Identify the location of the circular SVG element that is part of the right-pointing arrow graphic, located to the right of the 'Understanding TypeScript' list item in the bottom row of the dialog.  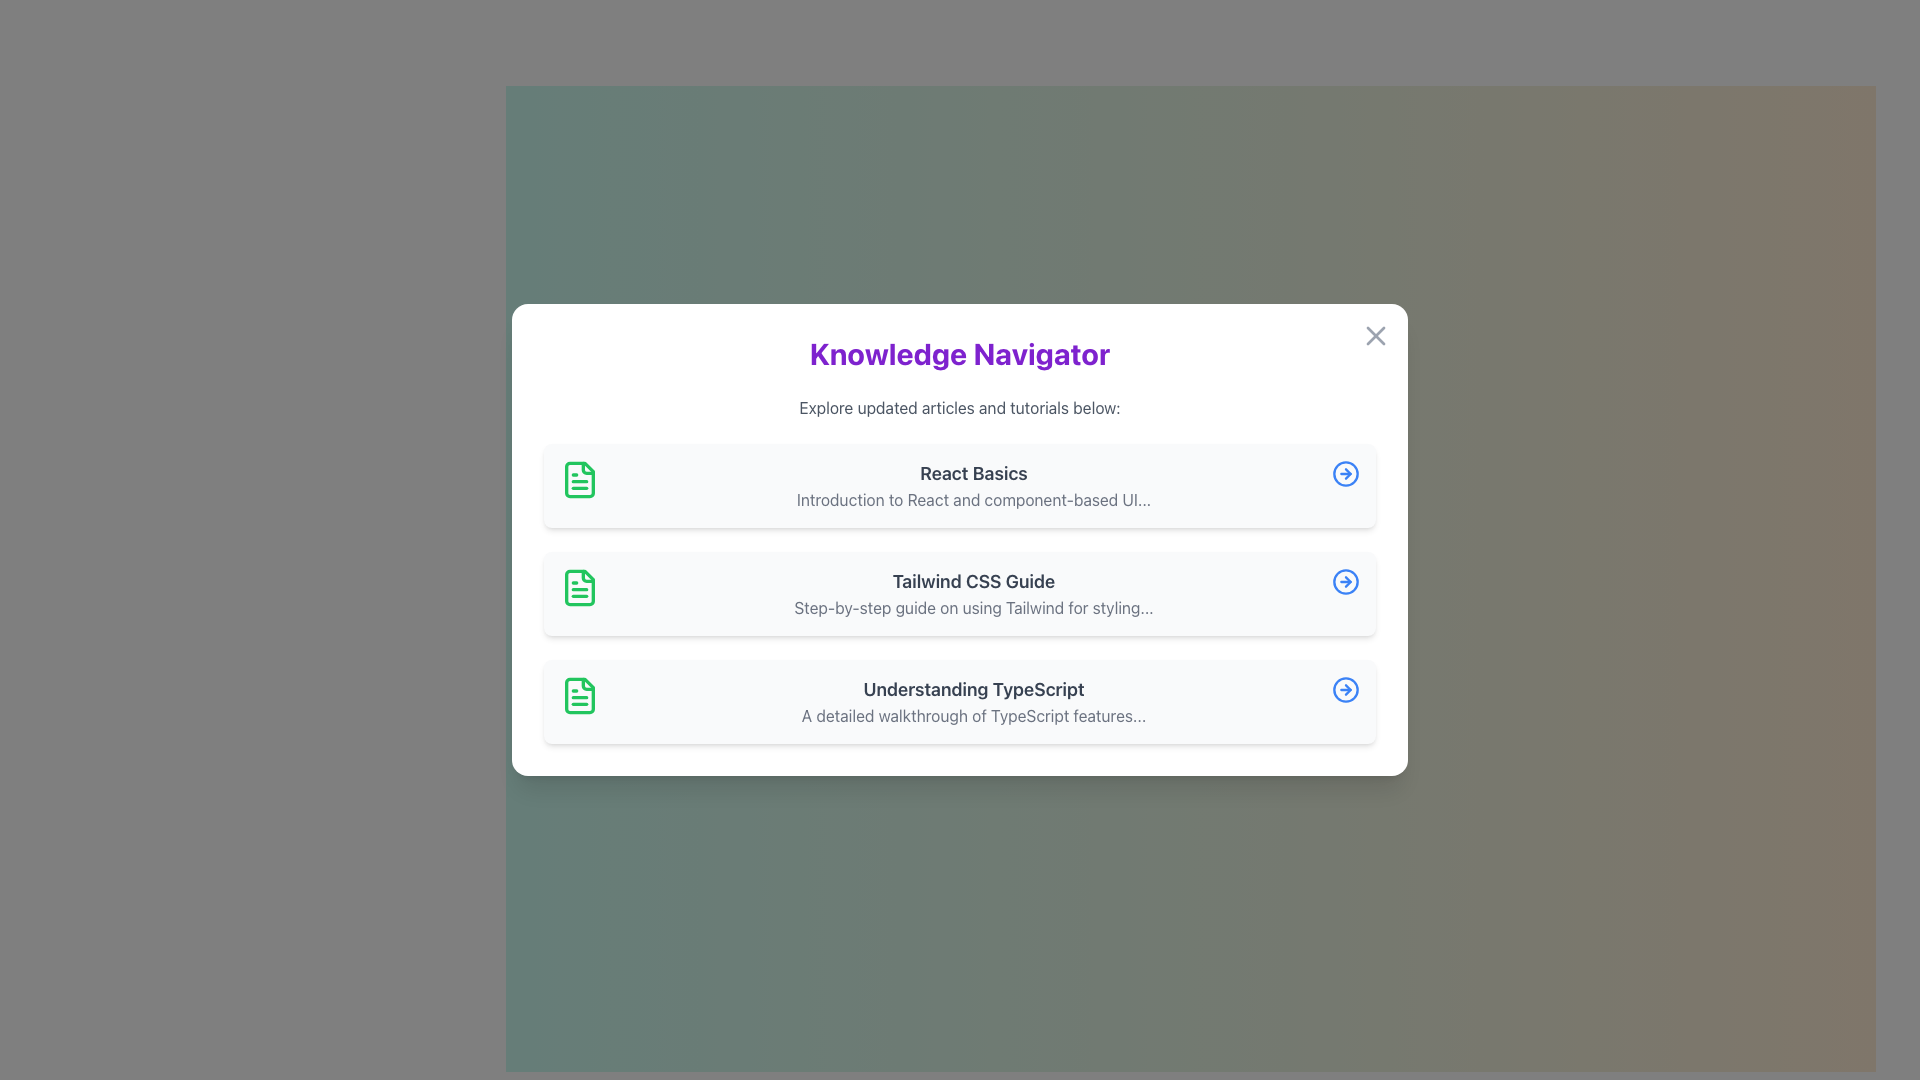
(1345, 689).